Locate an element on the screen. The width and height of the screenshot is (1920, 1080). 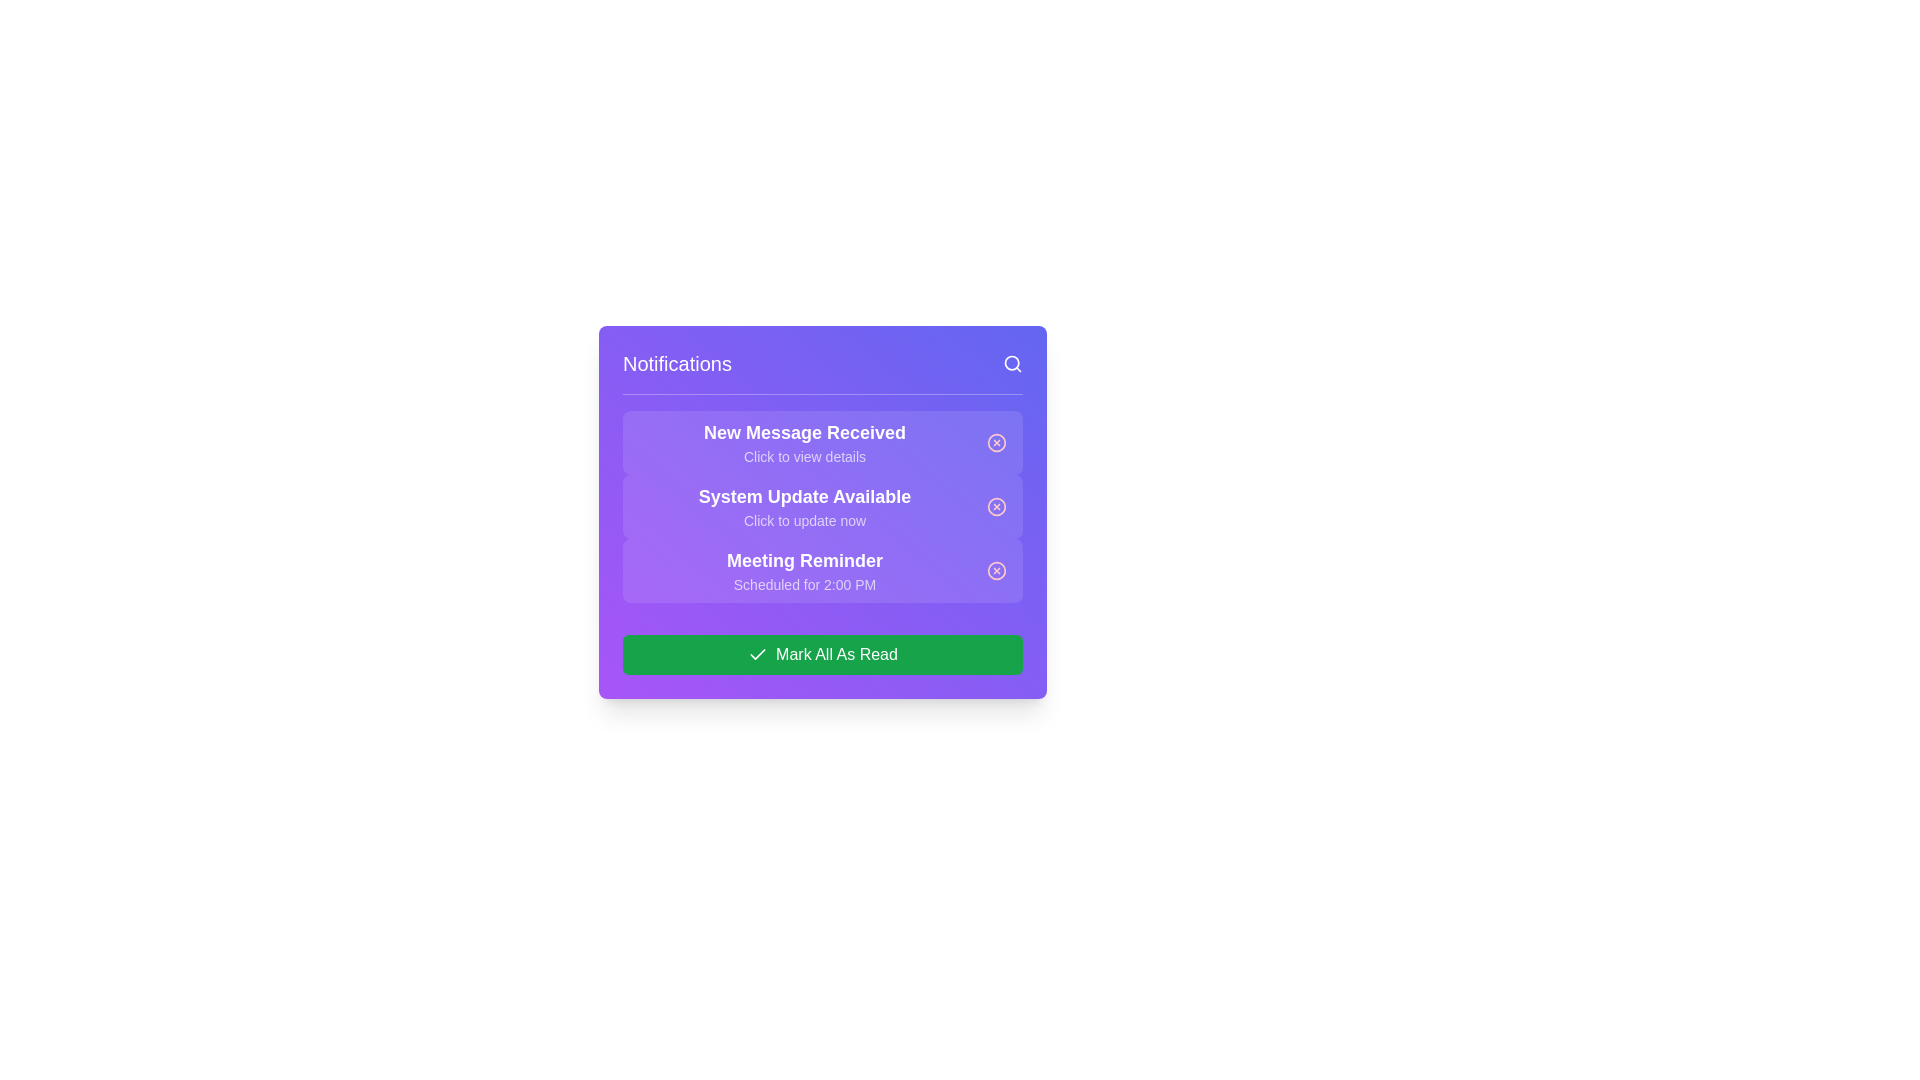
the first notification entry located in the notifications modal interface, positioned at the top under the header 'Notifications' is located at coordinates (805, 442).